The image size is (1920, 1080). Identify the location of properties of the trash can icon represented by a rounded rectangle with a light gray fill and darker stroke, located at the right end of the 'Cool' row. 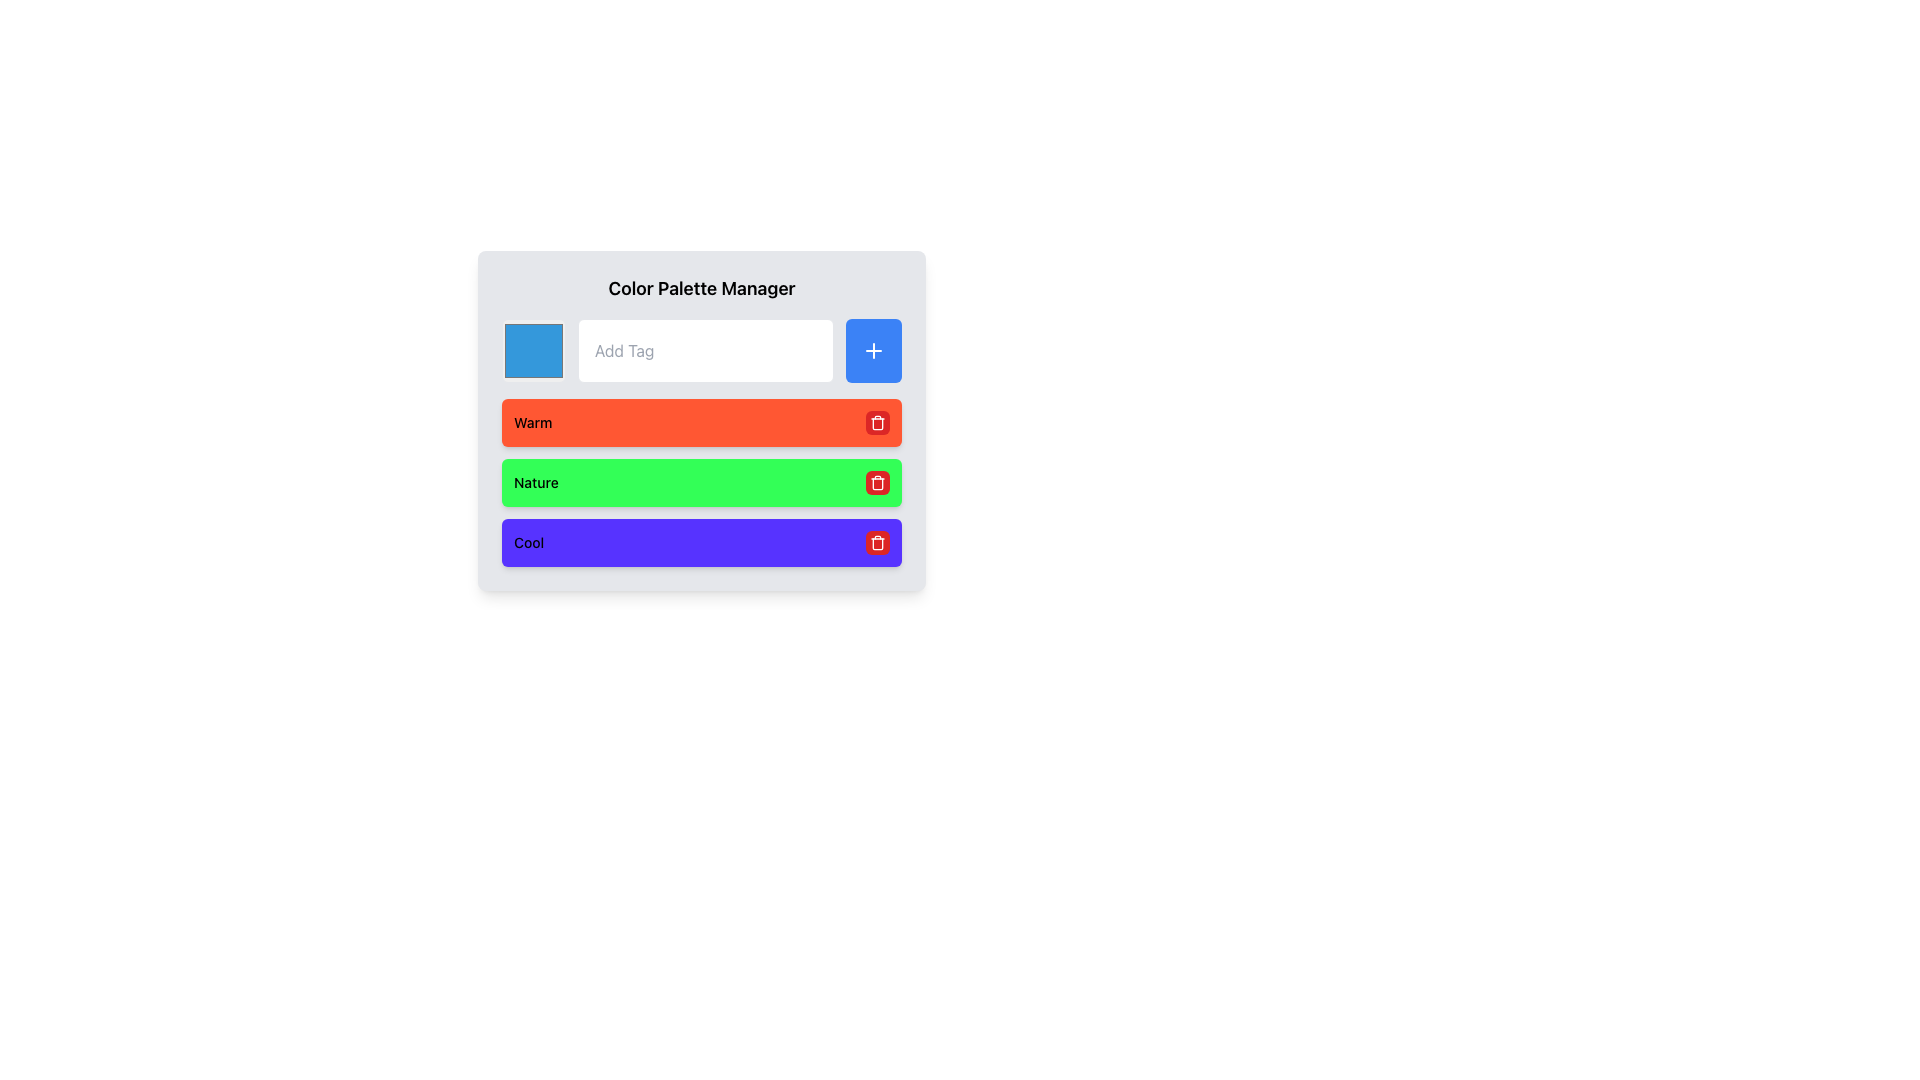
(878, 543).